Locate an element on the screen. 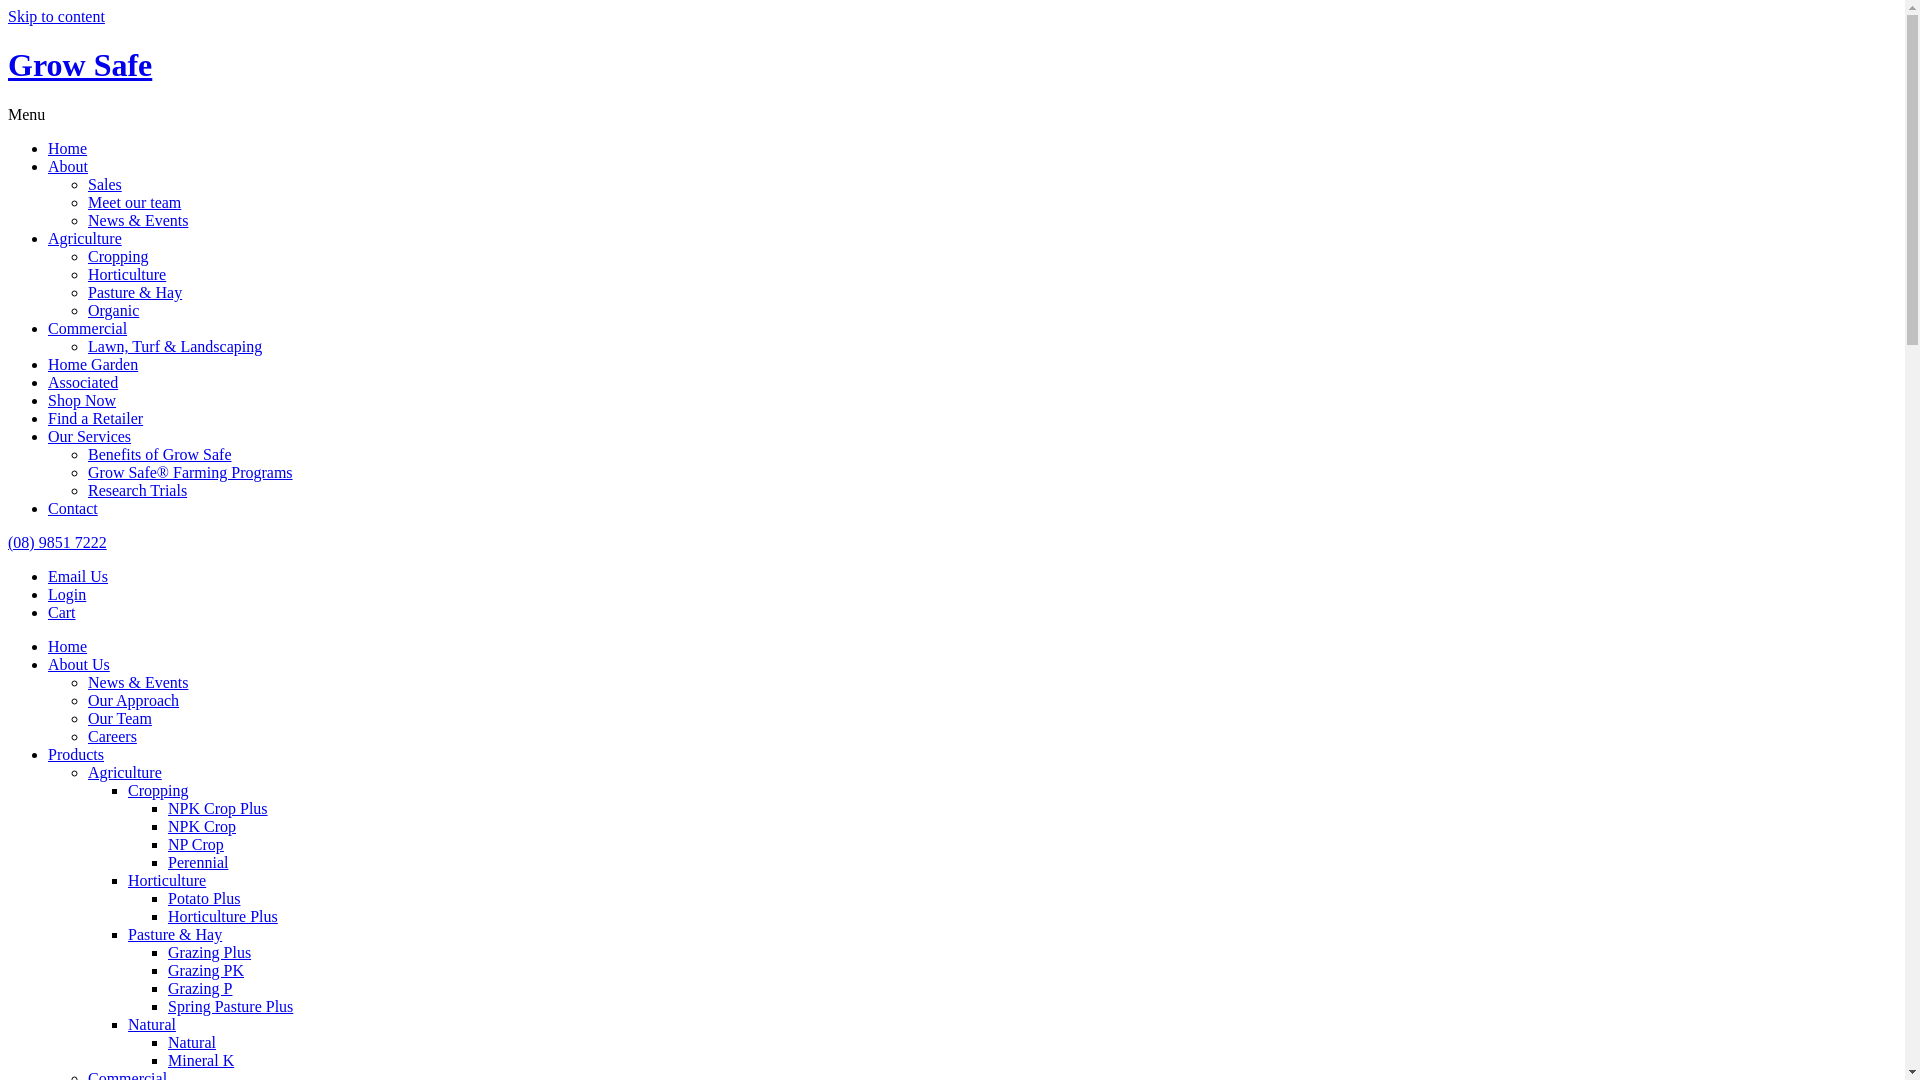 The width and height of the screenshot is (1920, 1080). 'Associated' is located at coordinates (48, 382).